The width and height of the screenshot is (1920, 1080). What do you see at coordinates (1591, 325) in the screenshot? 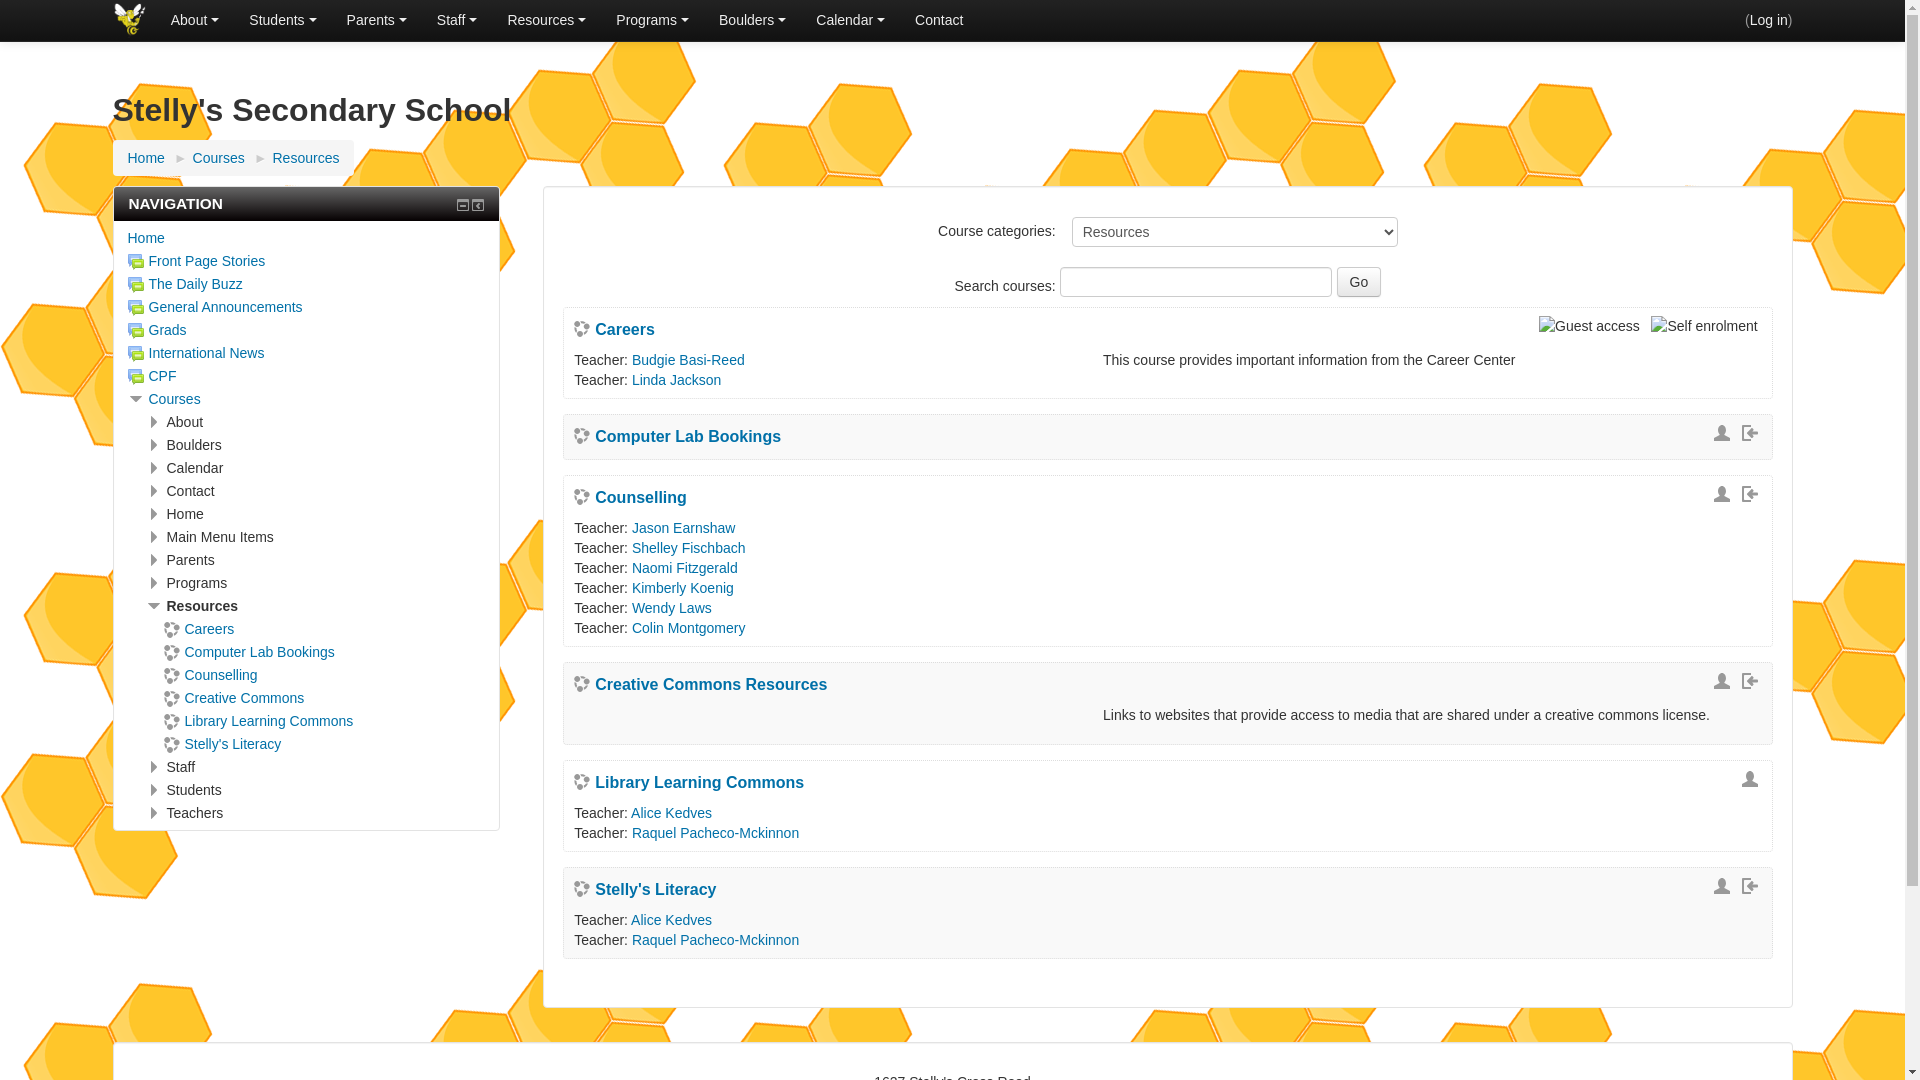
I see `'Guest access'` at bounding box center [1591, 325].